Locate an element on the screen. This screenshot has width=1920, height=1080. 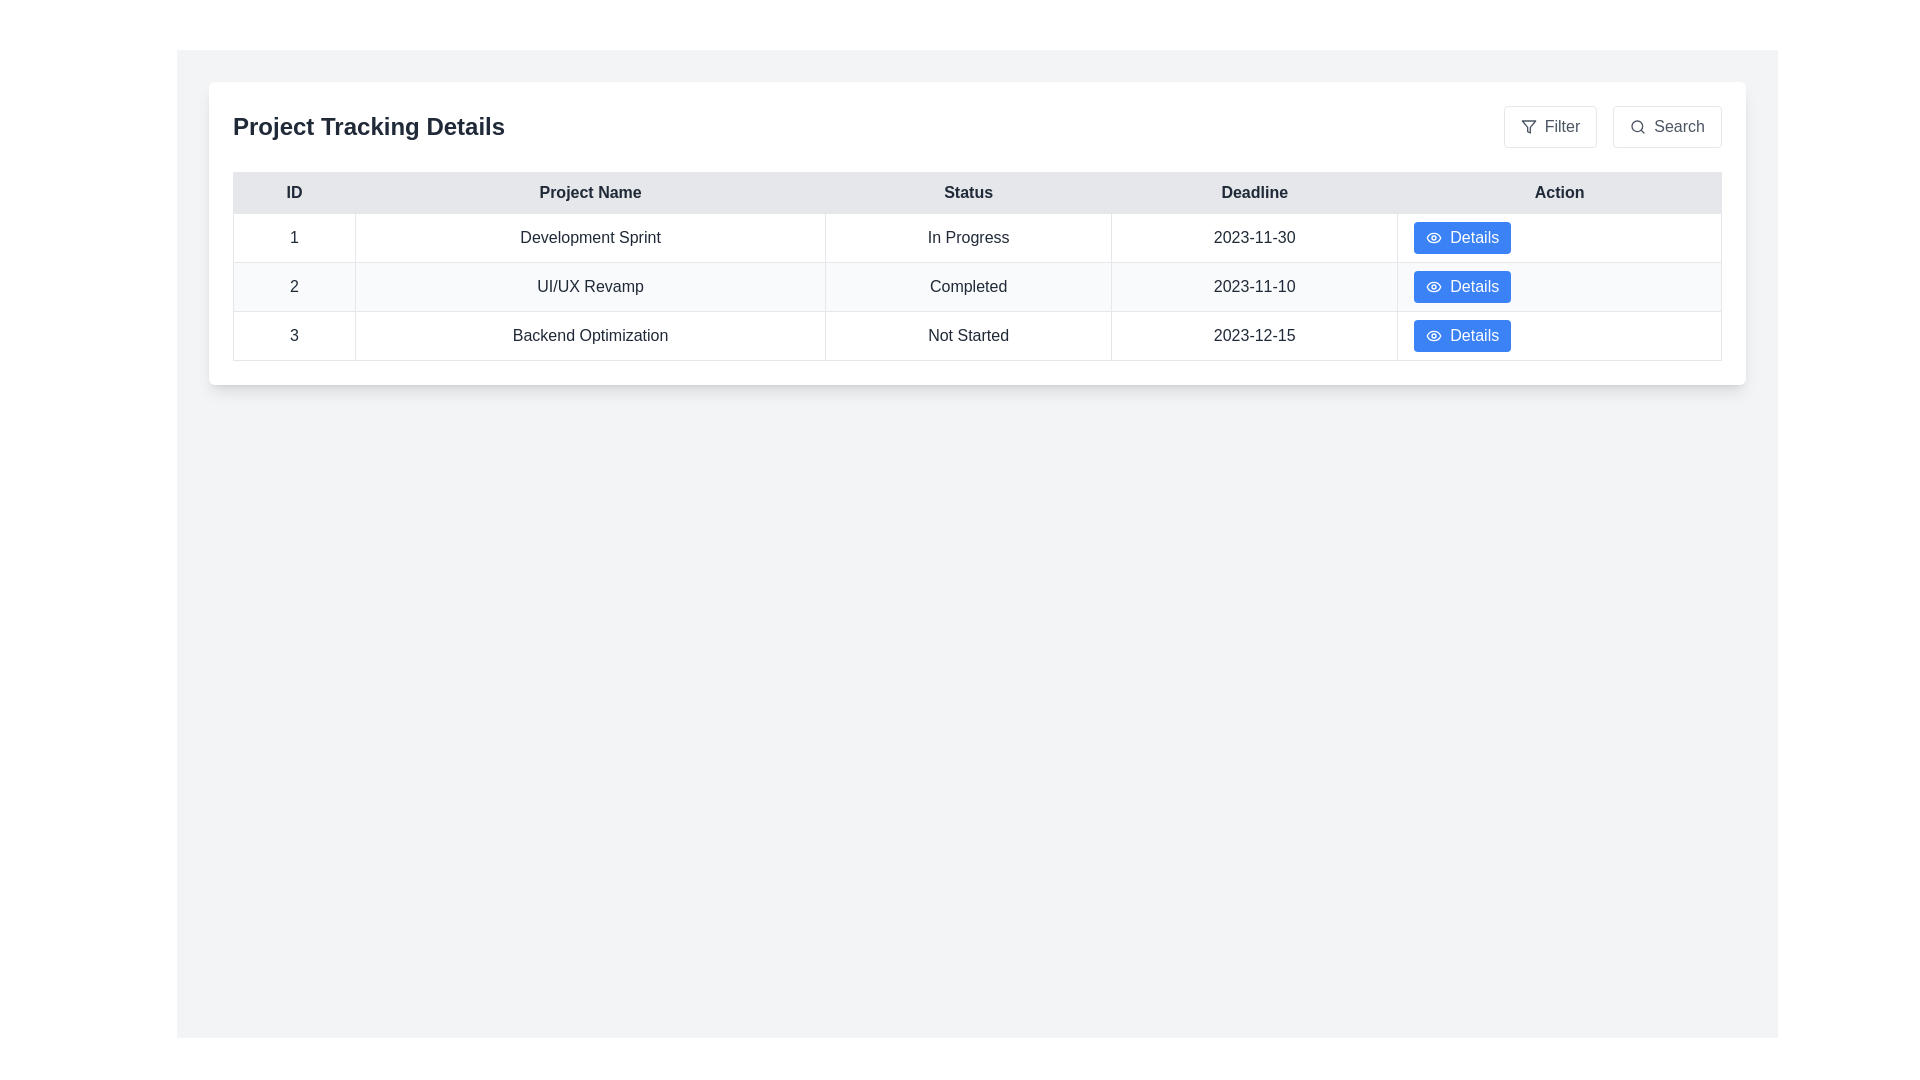
the static text label indicating the status 'Completed' for the project 'UI/UX Revamp' in the 'Project Tracking Details' table is located at coordinates (968, 286).